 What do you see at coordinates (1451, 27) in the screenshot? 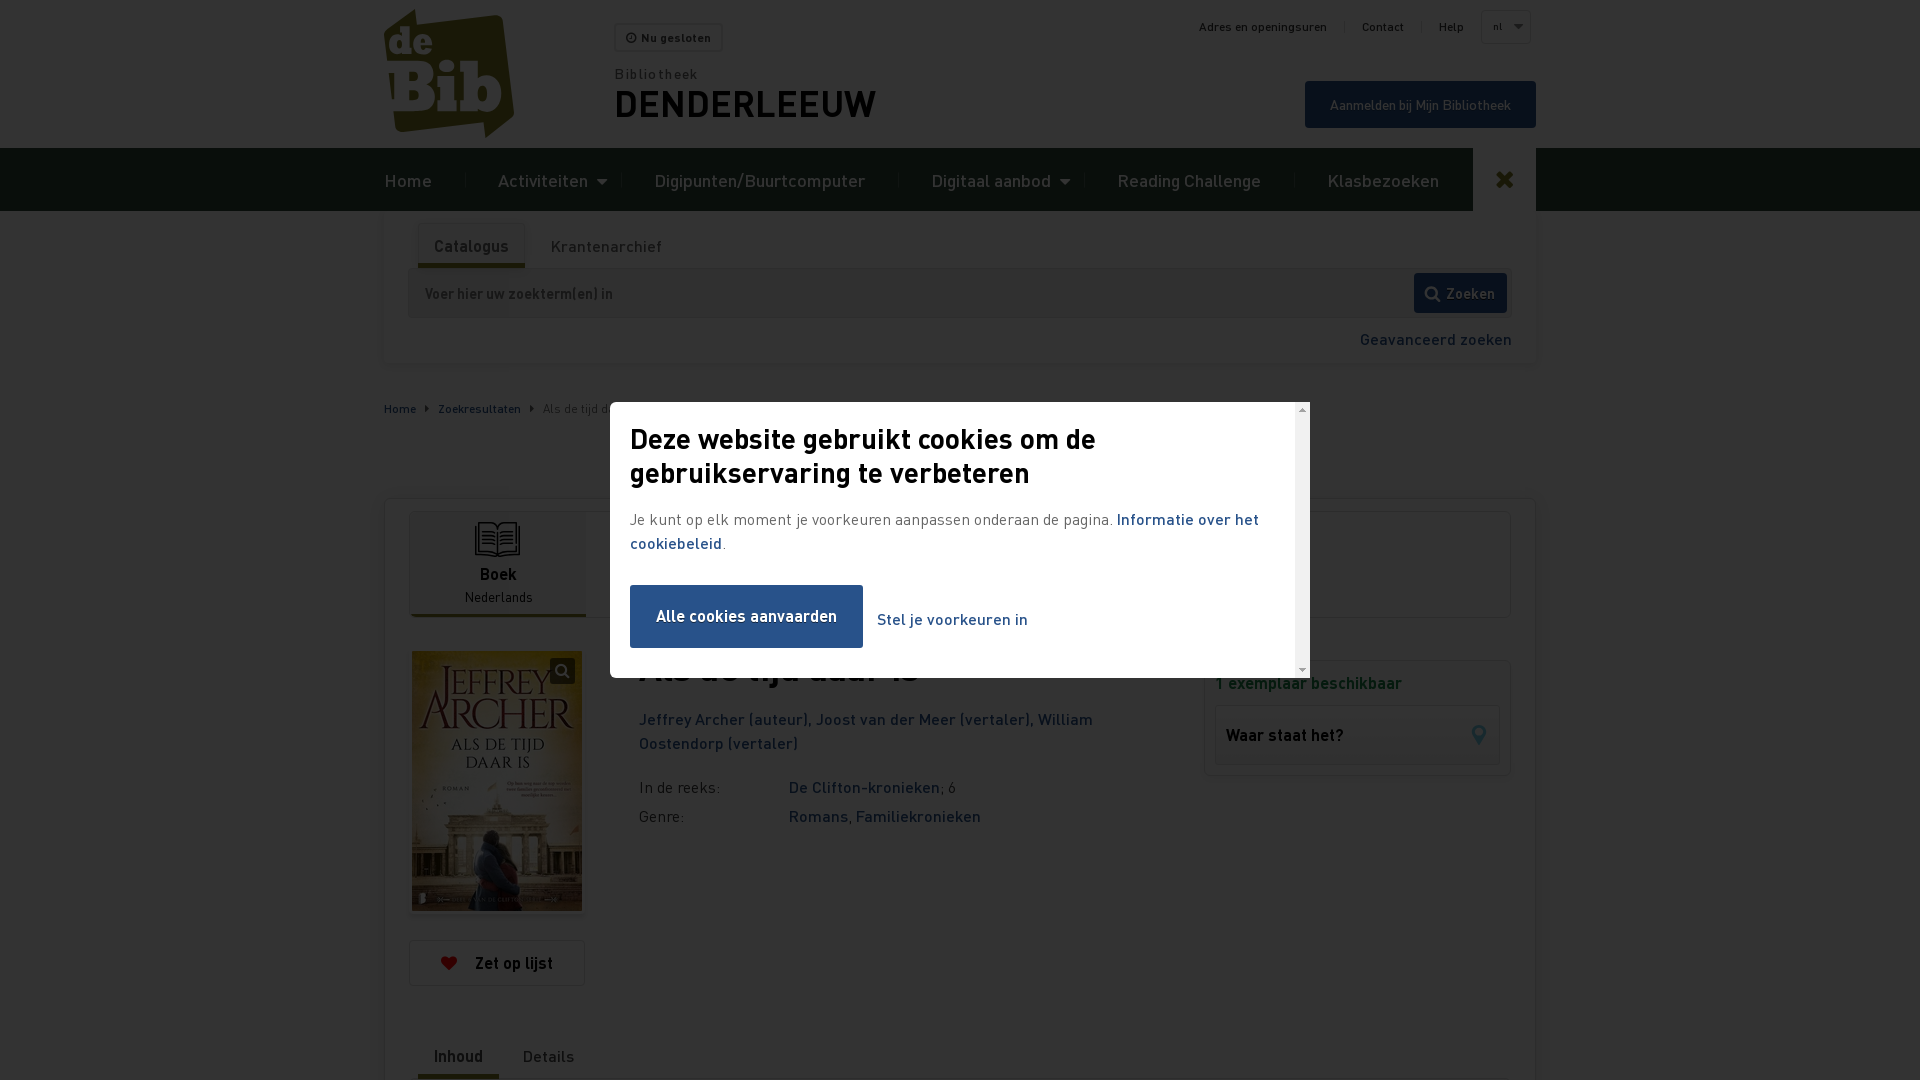
I see `'Help'` at bounding box center [1451, 27].